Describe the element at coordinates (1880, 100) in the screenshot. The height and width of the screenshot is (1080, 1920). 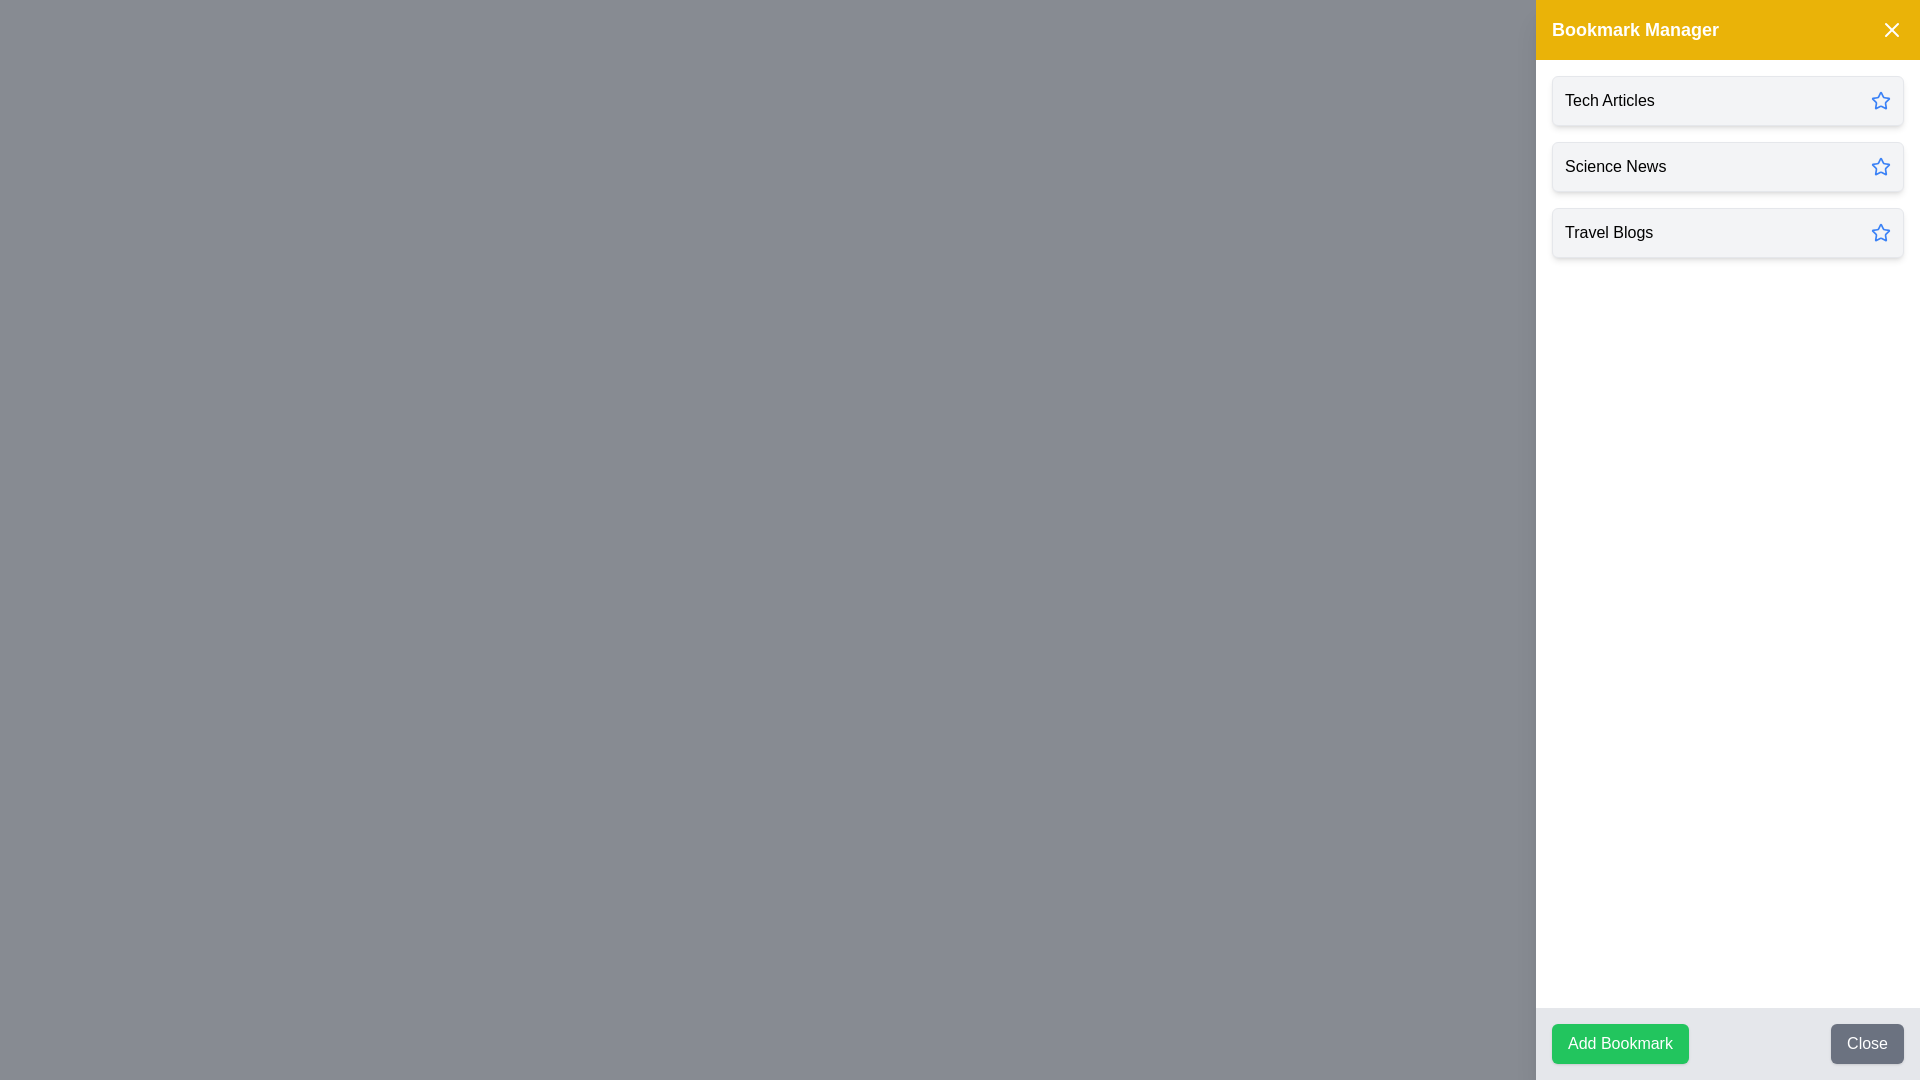
I see `the first star icon in the Bookmark Manager to toggle the bookmark status of the 'Tech Articles' item` at that location.